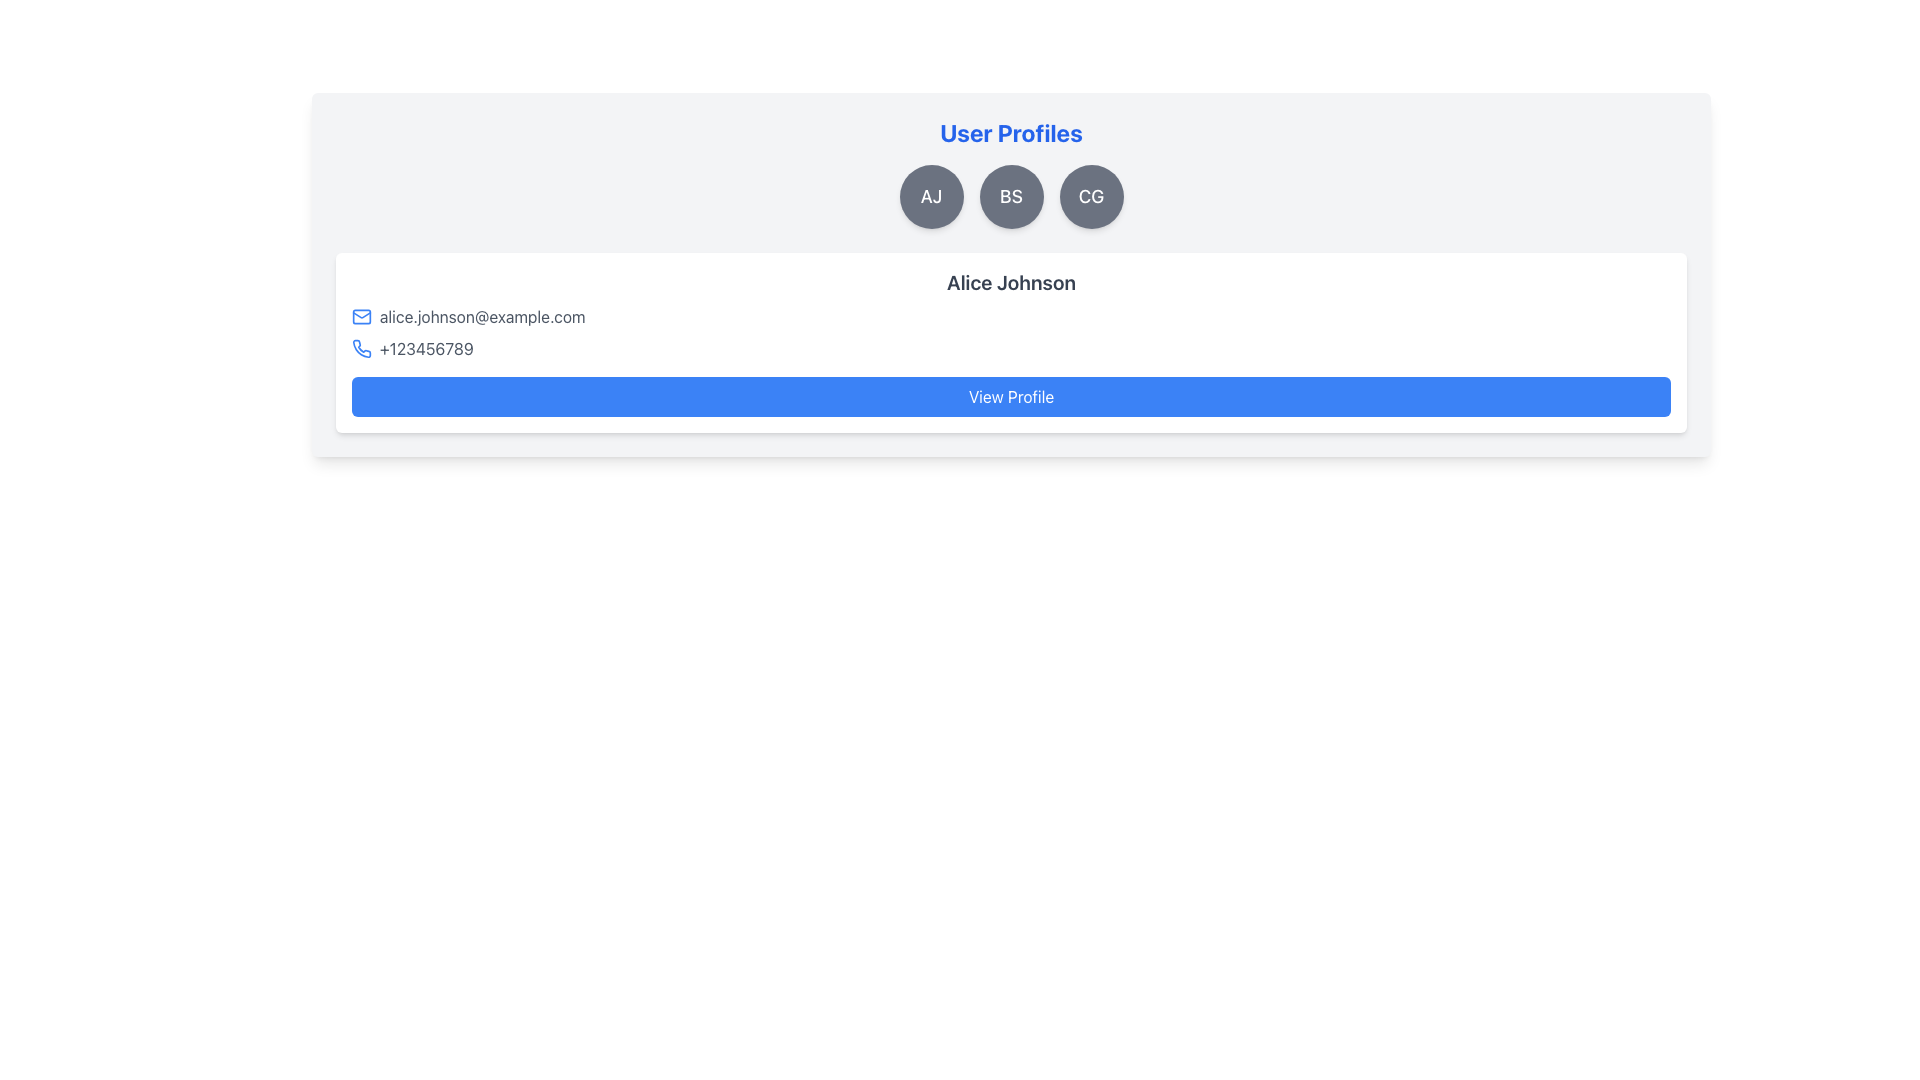 This screenshot has height=1080, width=1920. Describe the element at coordinates (1011, 196) in the screenshot. I see `the circular button with gray background and white text 'BS' to trigger hover events` at that location.